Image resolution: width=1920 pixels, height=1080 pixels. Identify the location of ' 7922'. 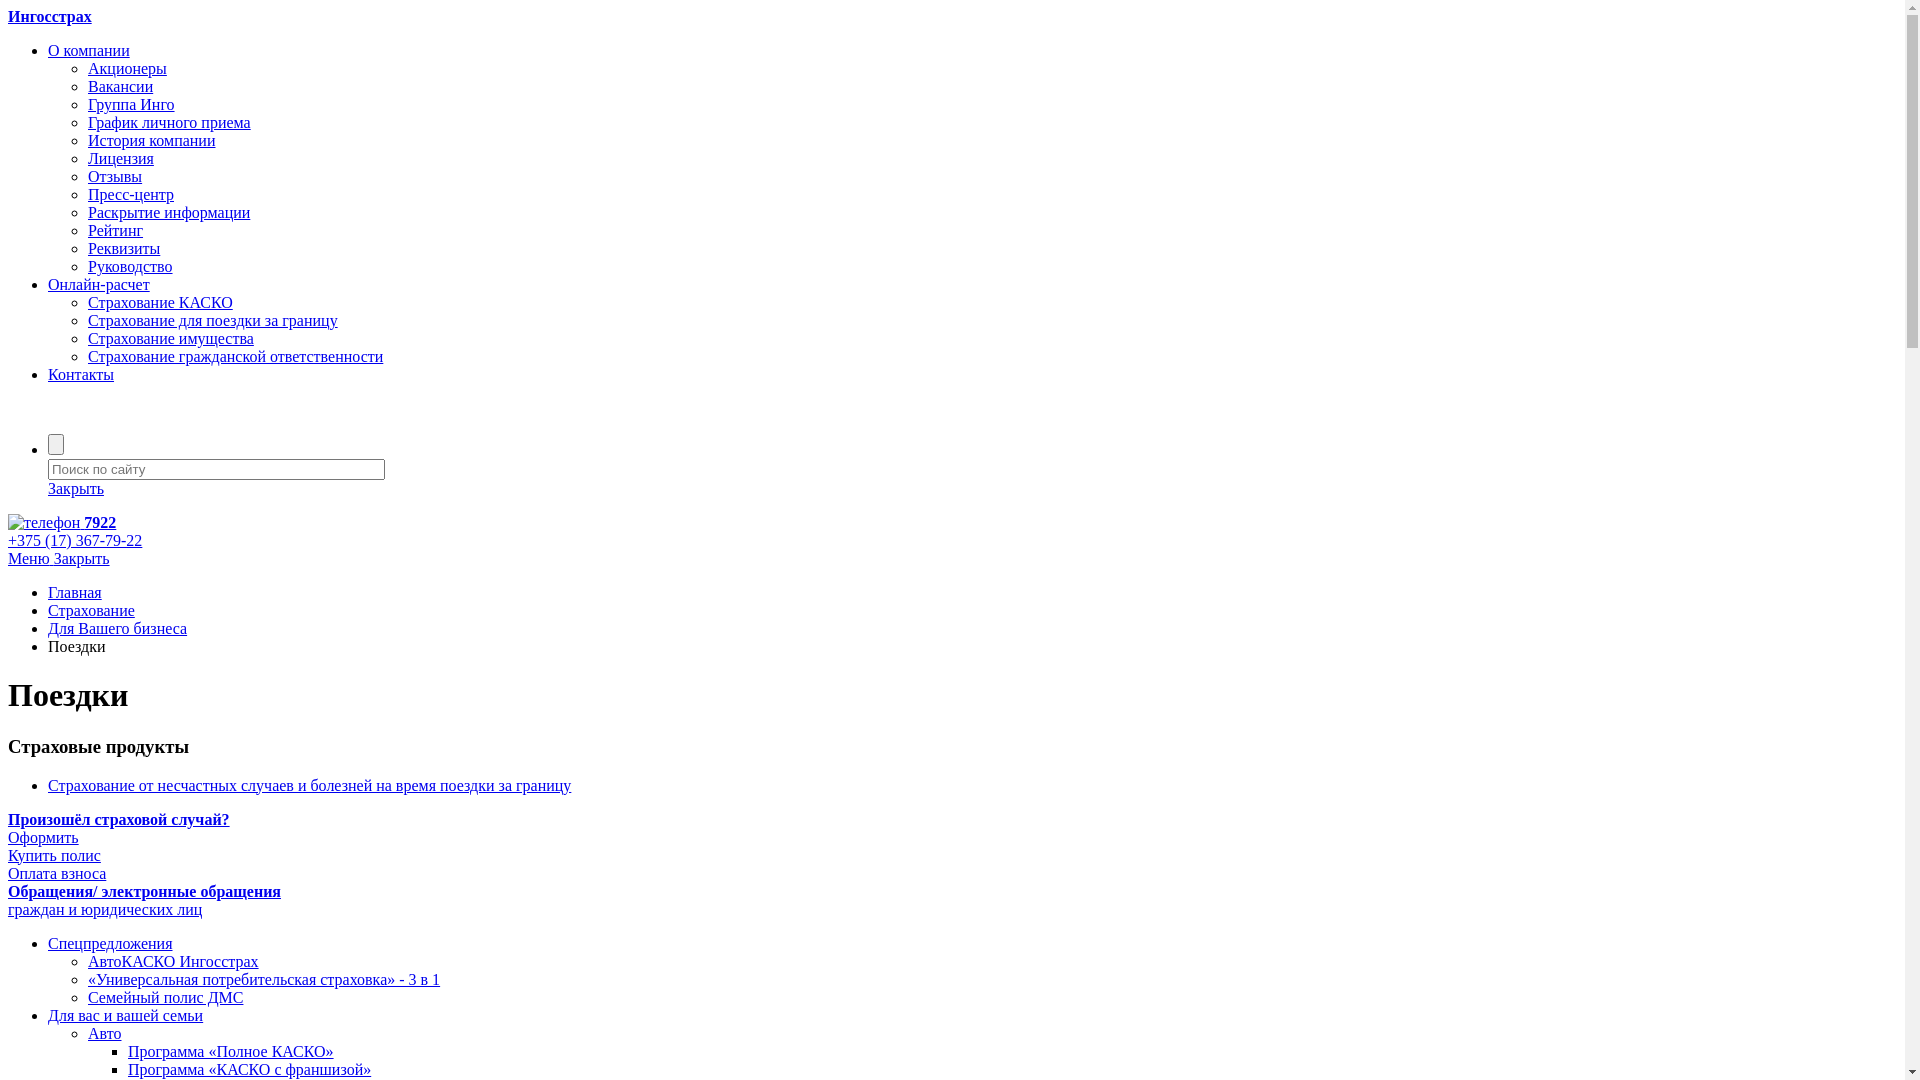
(8, 522).